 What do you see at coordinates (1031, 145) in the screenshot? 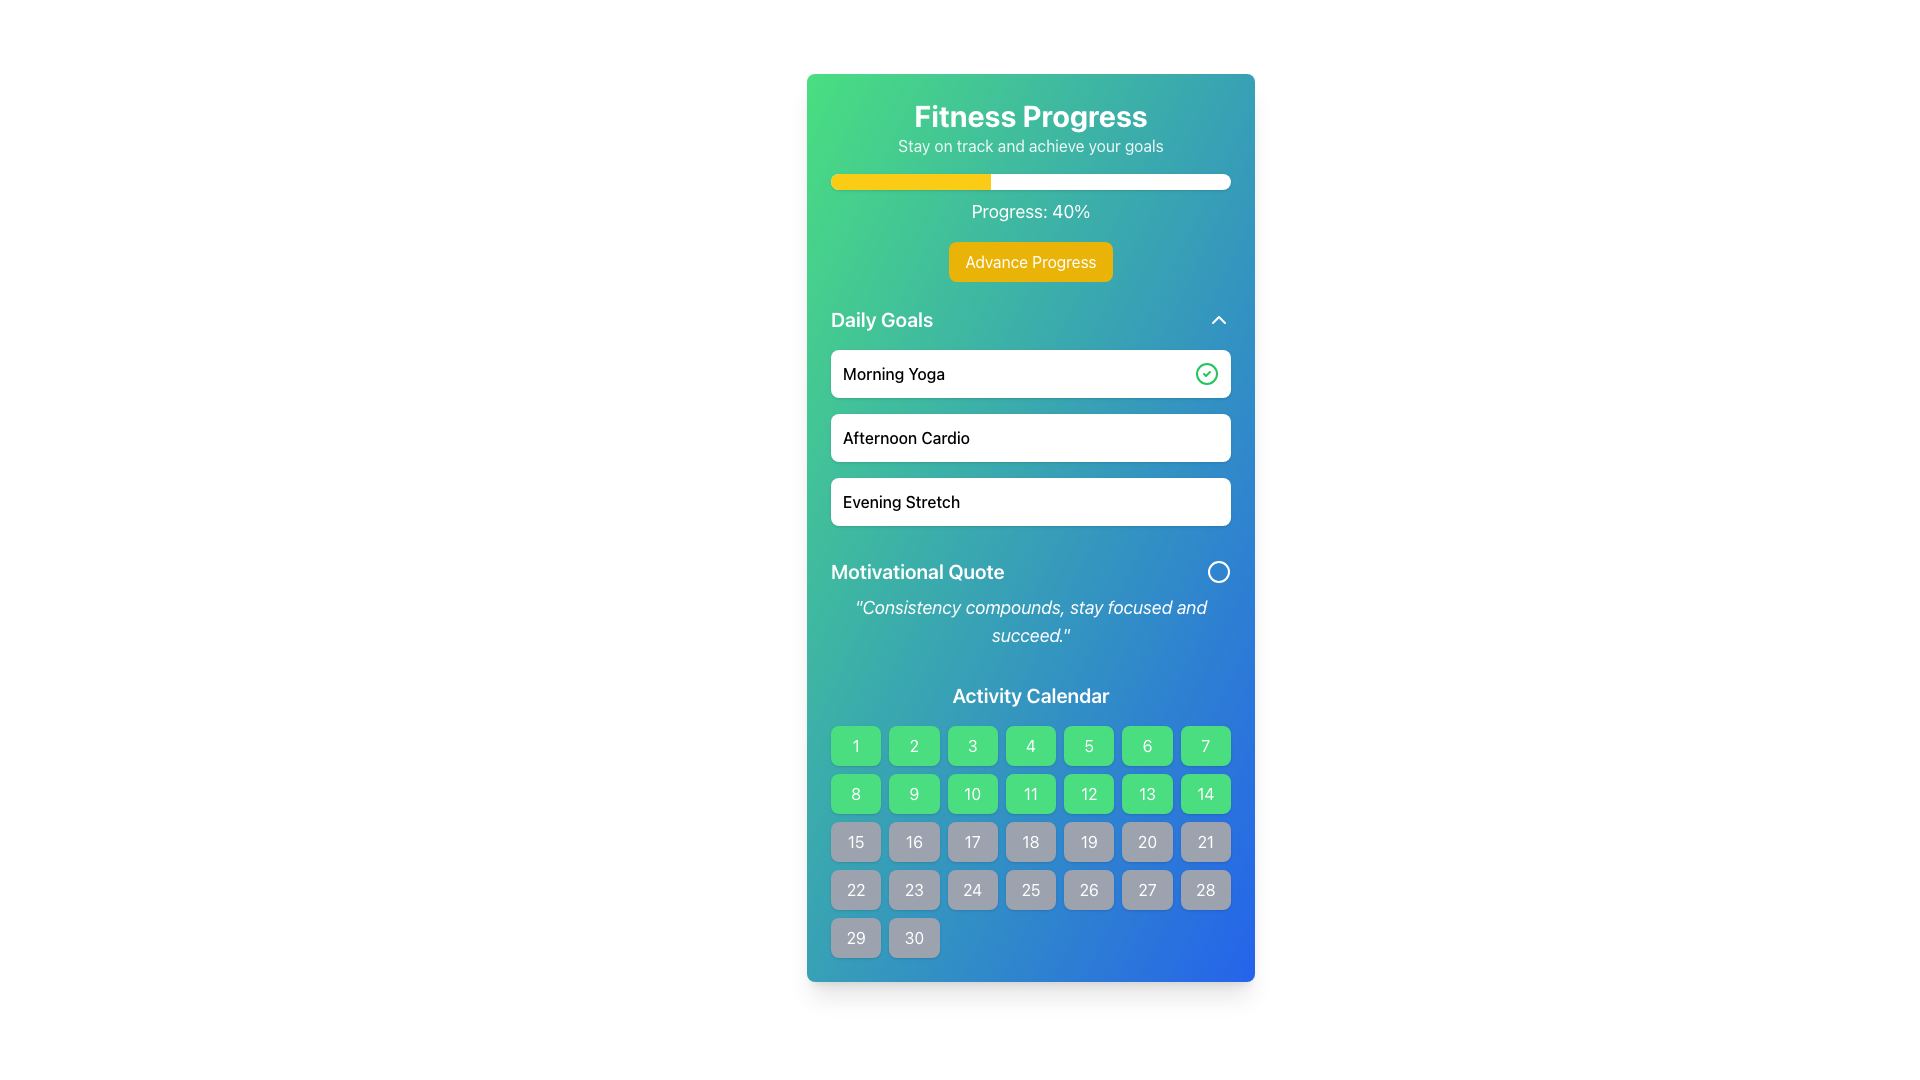
I see `static text 'Stay on track and achieve your goals' located below the bold headline 'Fitness Progress'` at bounding box center [1031, 145].